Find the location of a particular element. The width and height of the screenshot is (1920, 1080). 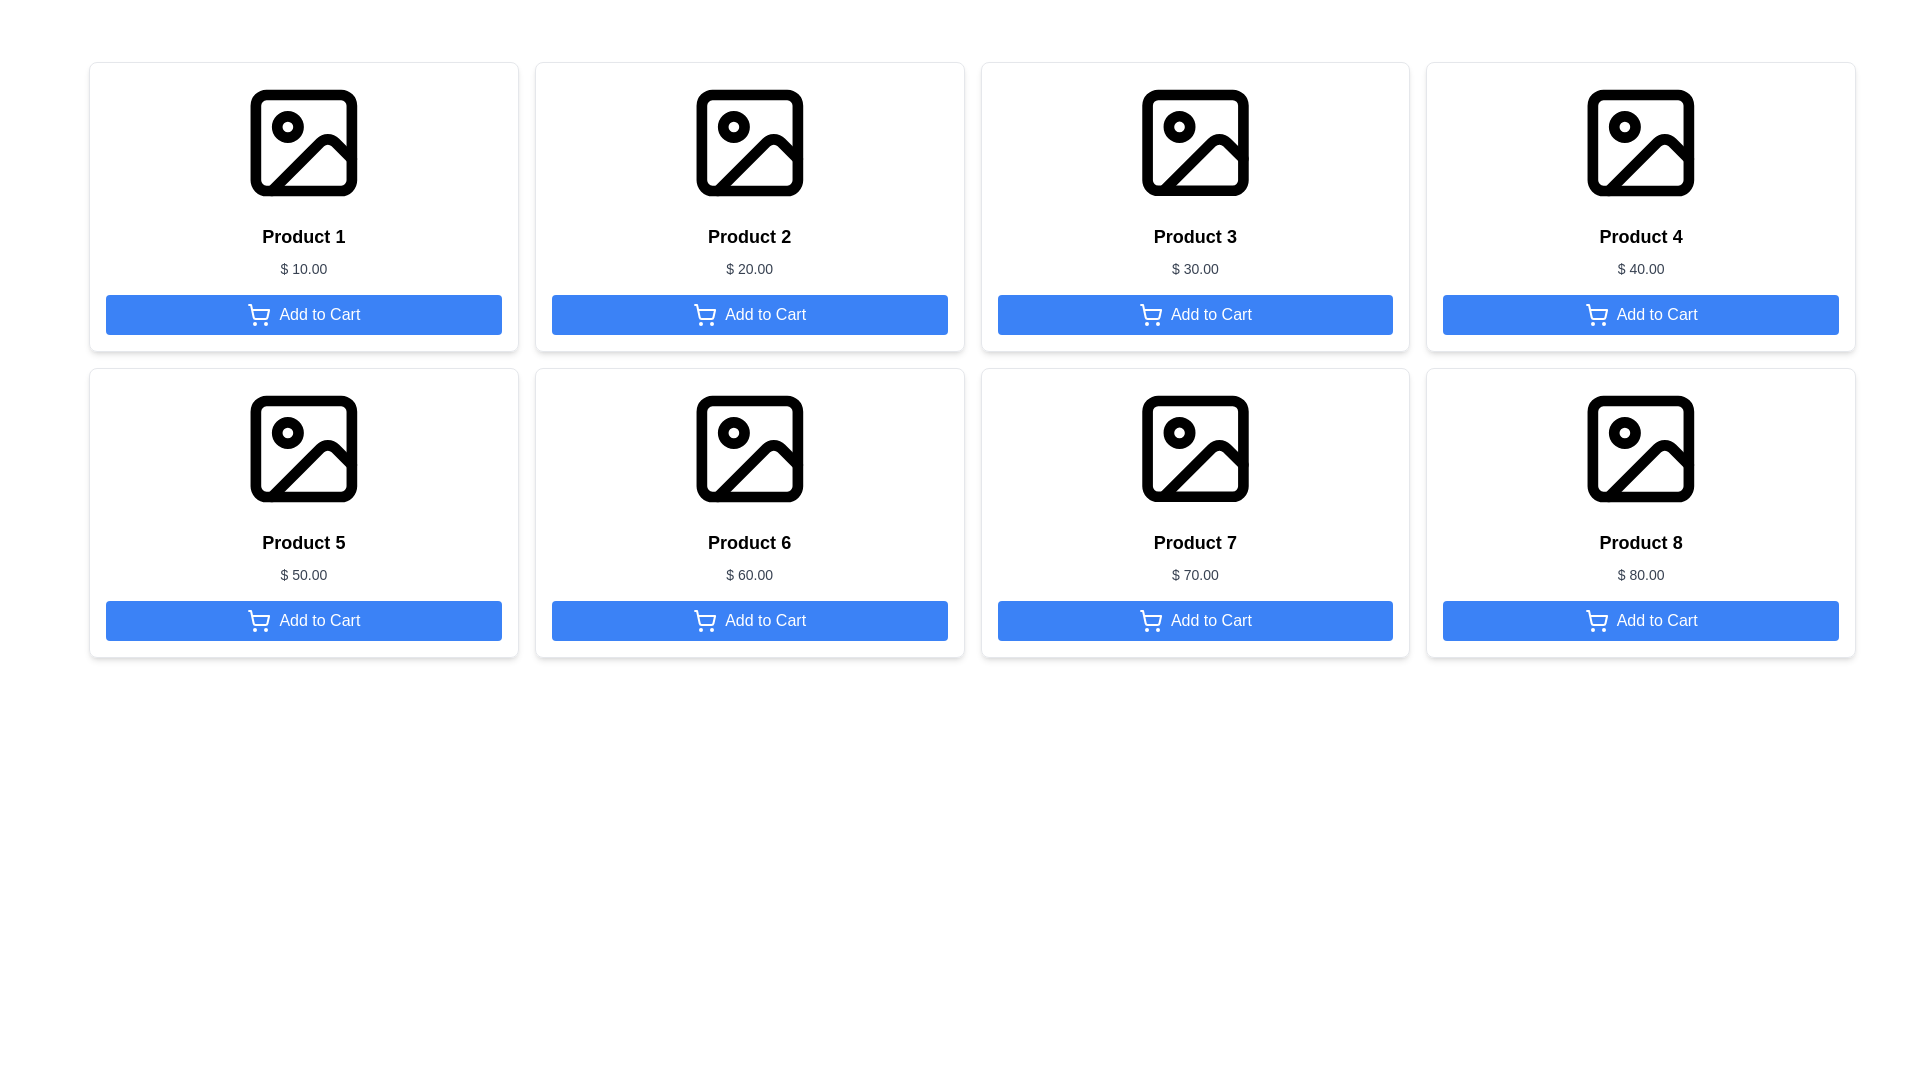

the small circle icon located in the upper-left quadrant of the first product card in the grid layout is located at coordinates (286, 127).